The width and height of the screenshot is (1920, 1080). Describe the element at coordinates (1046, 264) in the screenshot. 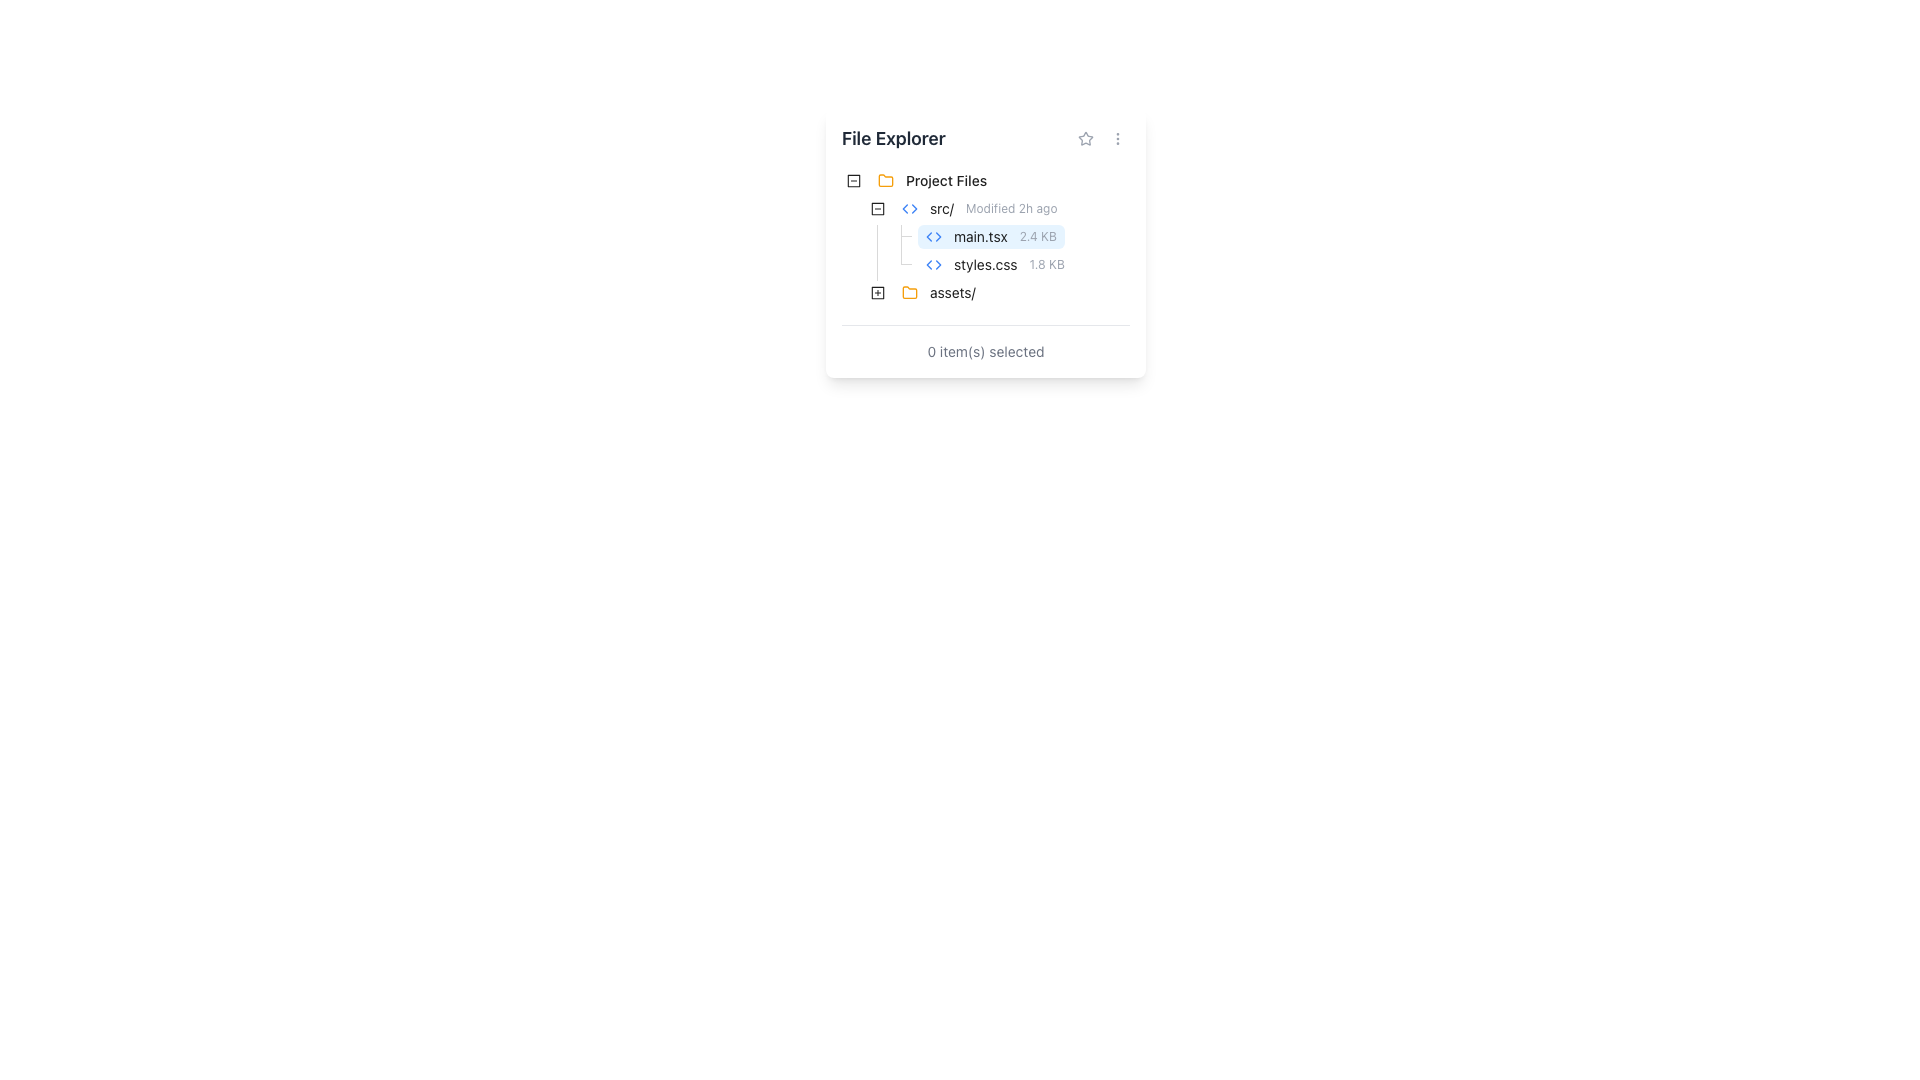

I see `displayed file size information from the text label showing '1.8 KB' for the file 'styles.css', which is located to the far right in the row that includes an SVG icon and the text 'styles.css'` at that location.